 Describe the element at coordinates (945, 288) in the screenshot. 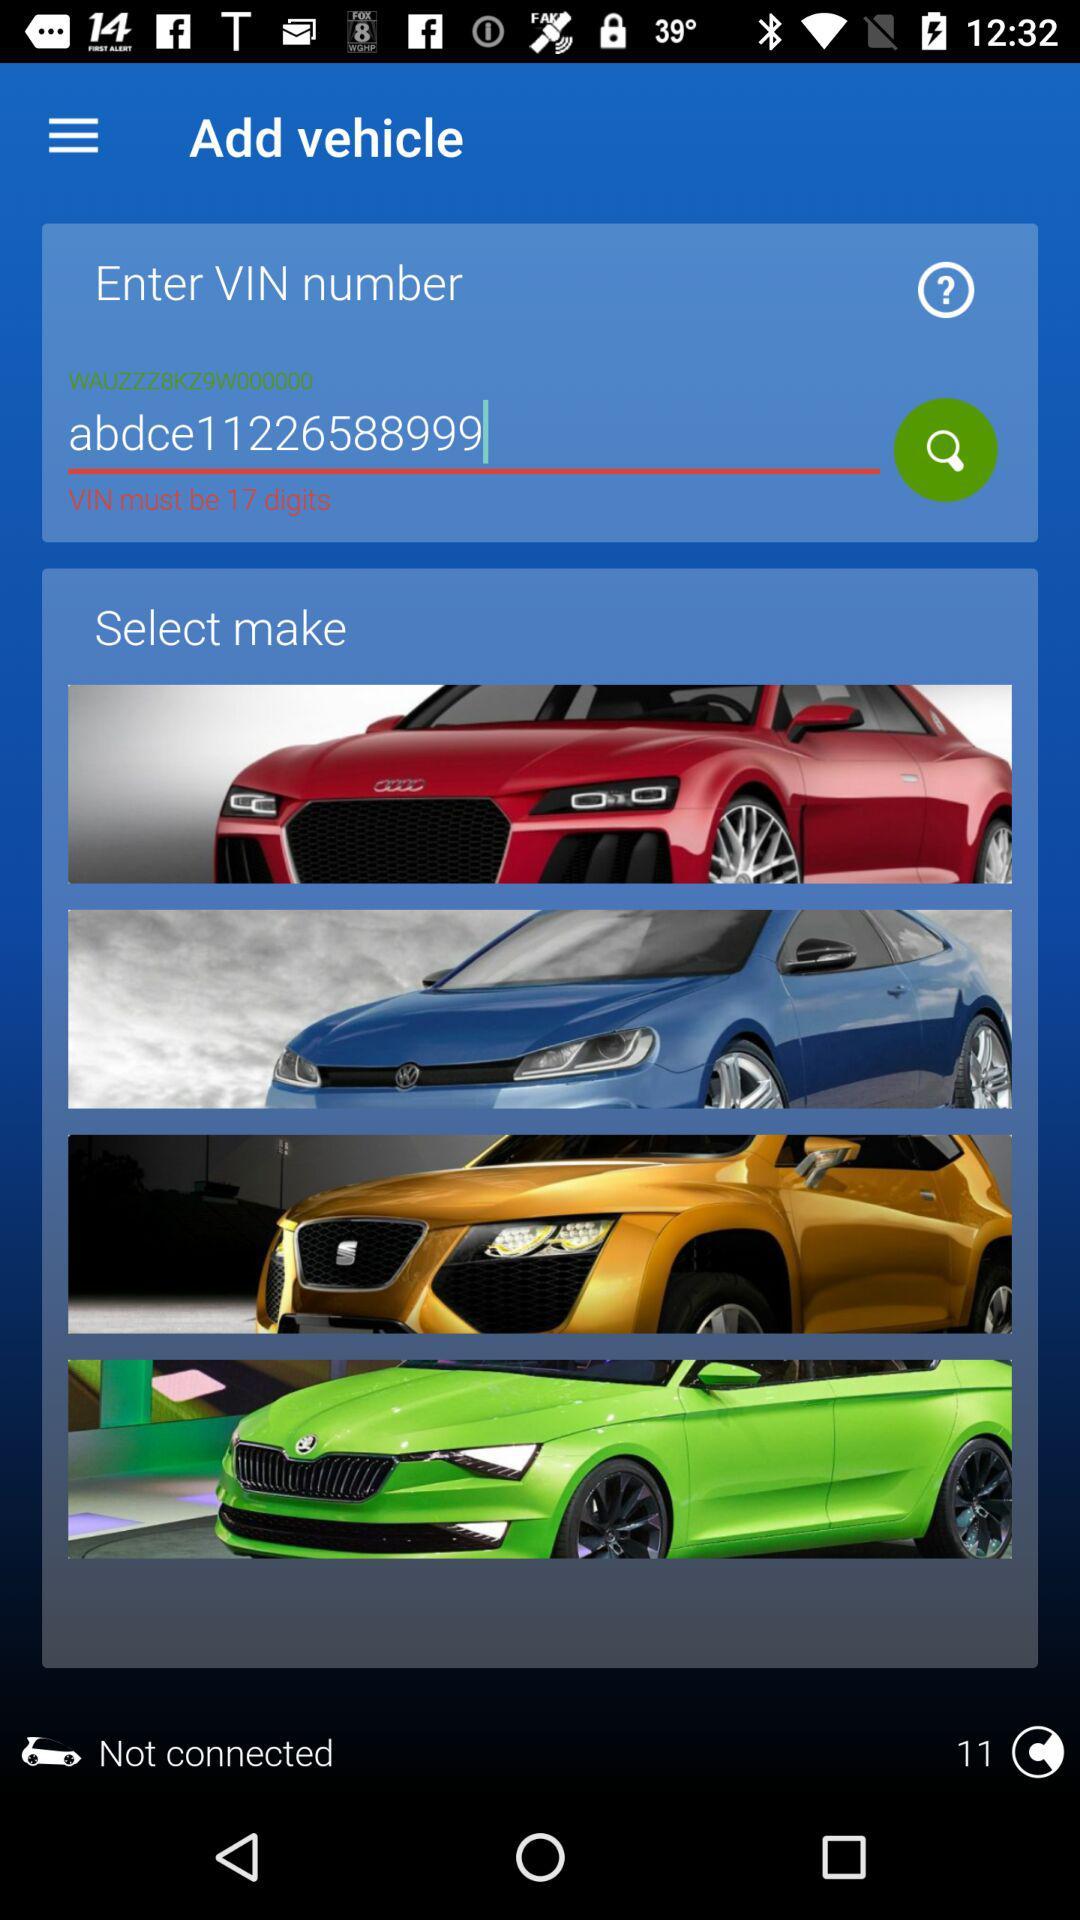

I see `click for information` at that location.